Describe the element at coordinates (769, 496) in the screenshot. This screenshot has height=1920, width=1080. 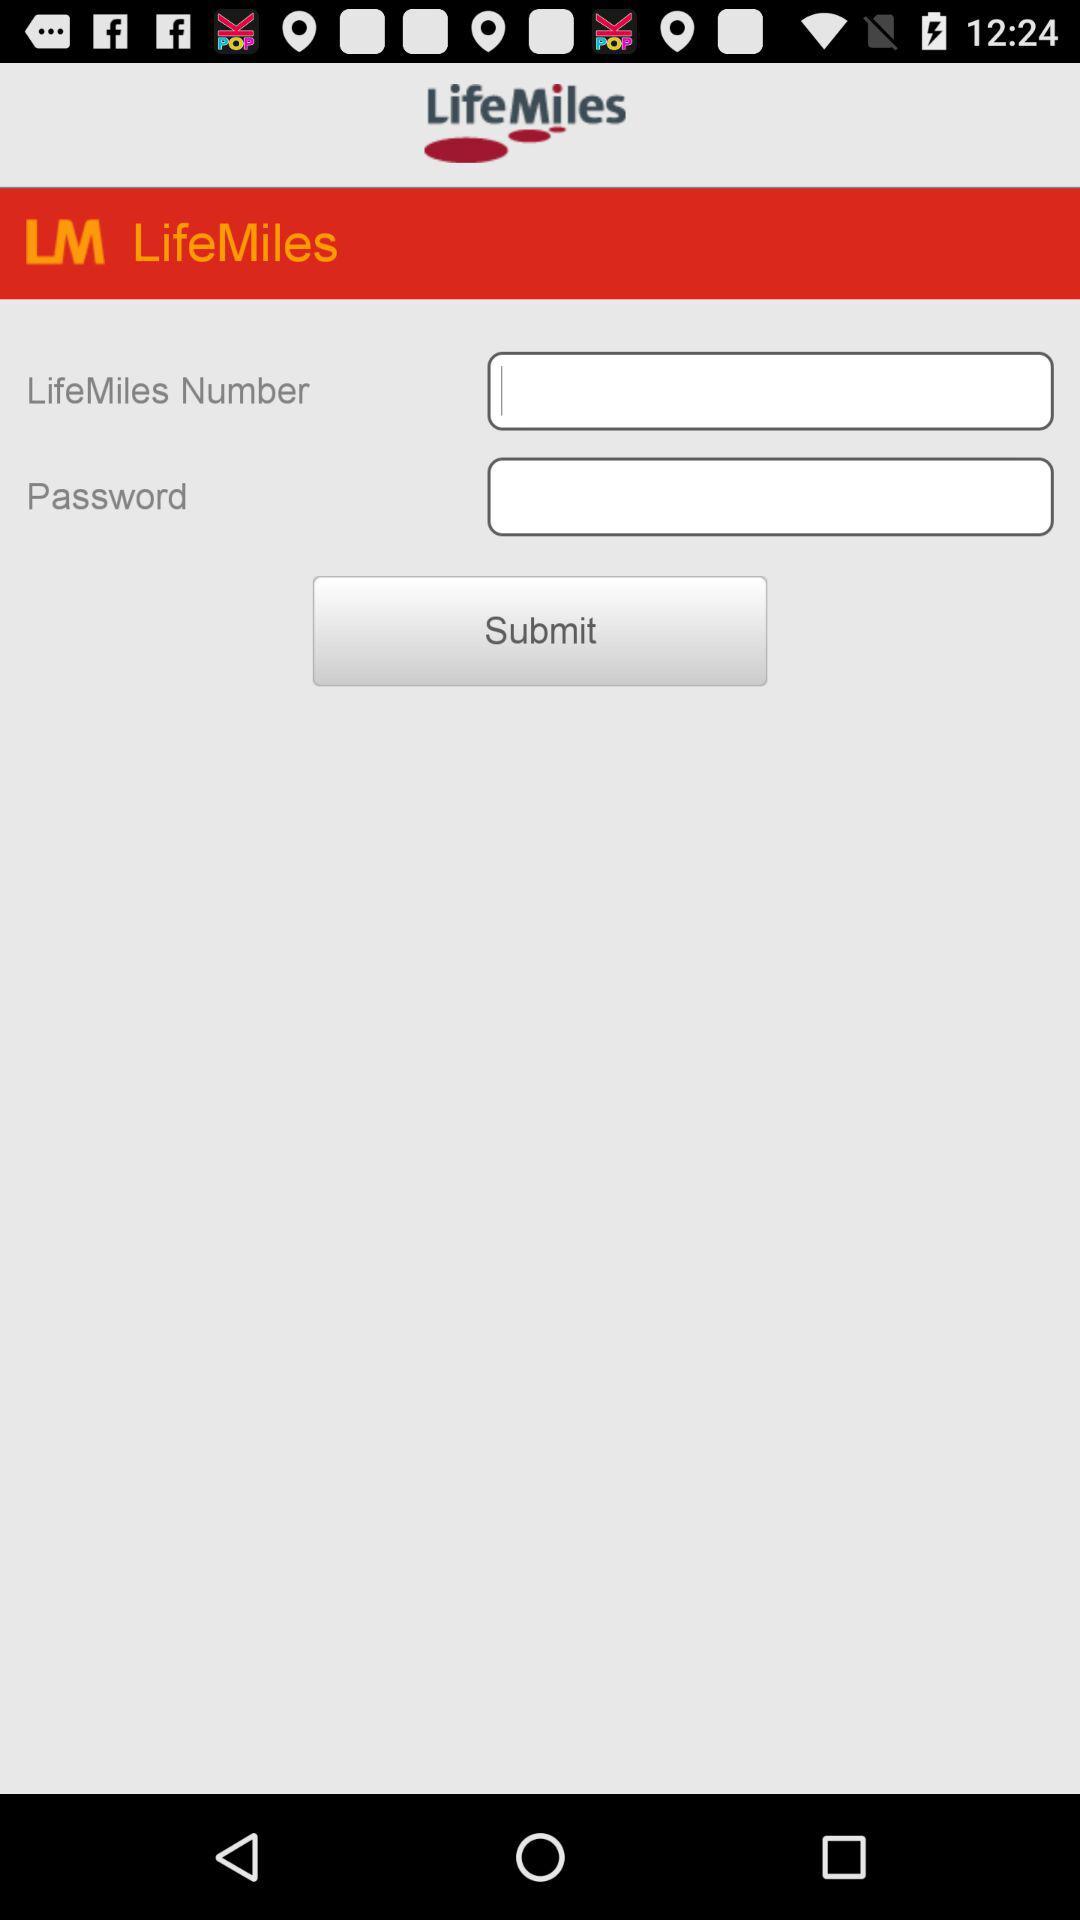
I see `password` at that location.